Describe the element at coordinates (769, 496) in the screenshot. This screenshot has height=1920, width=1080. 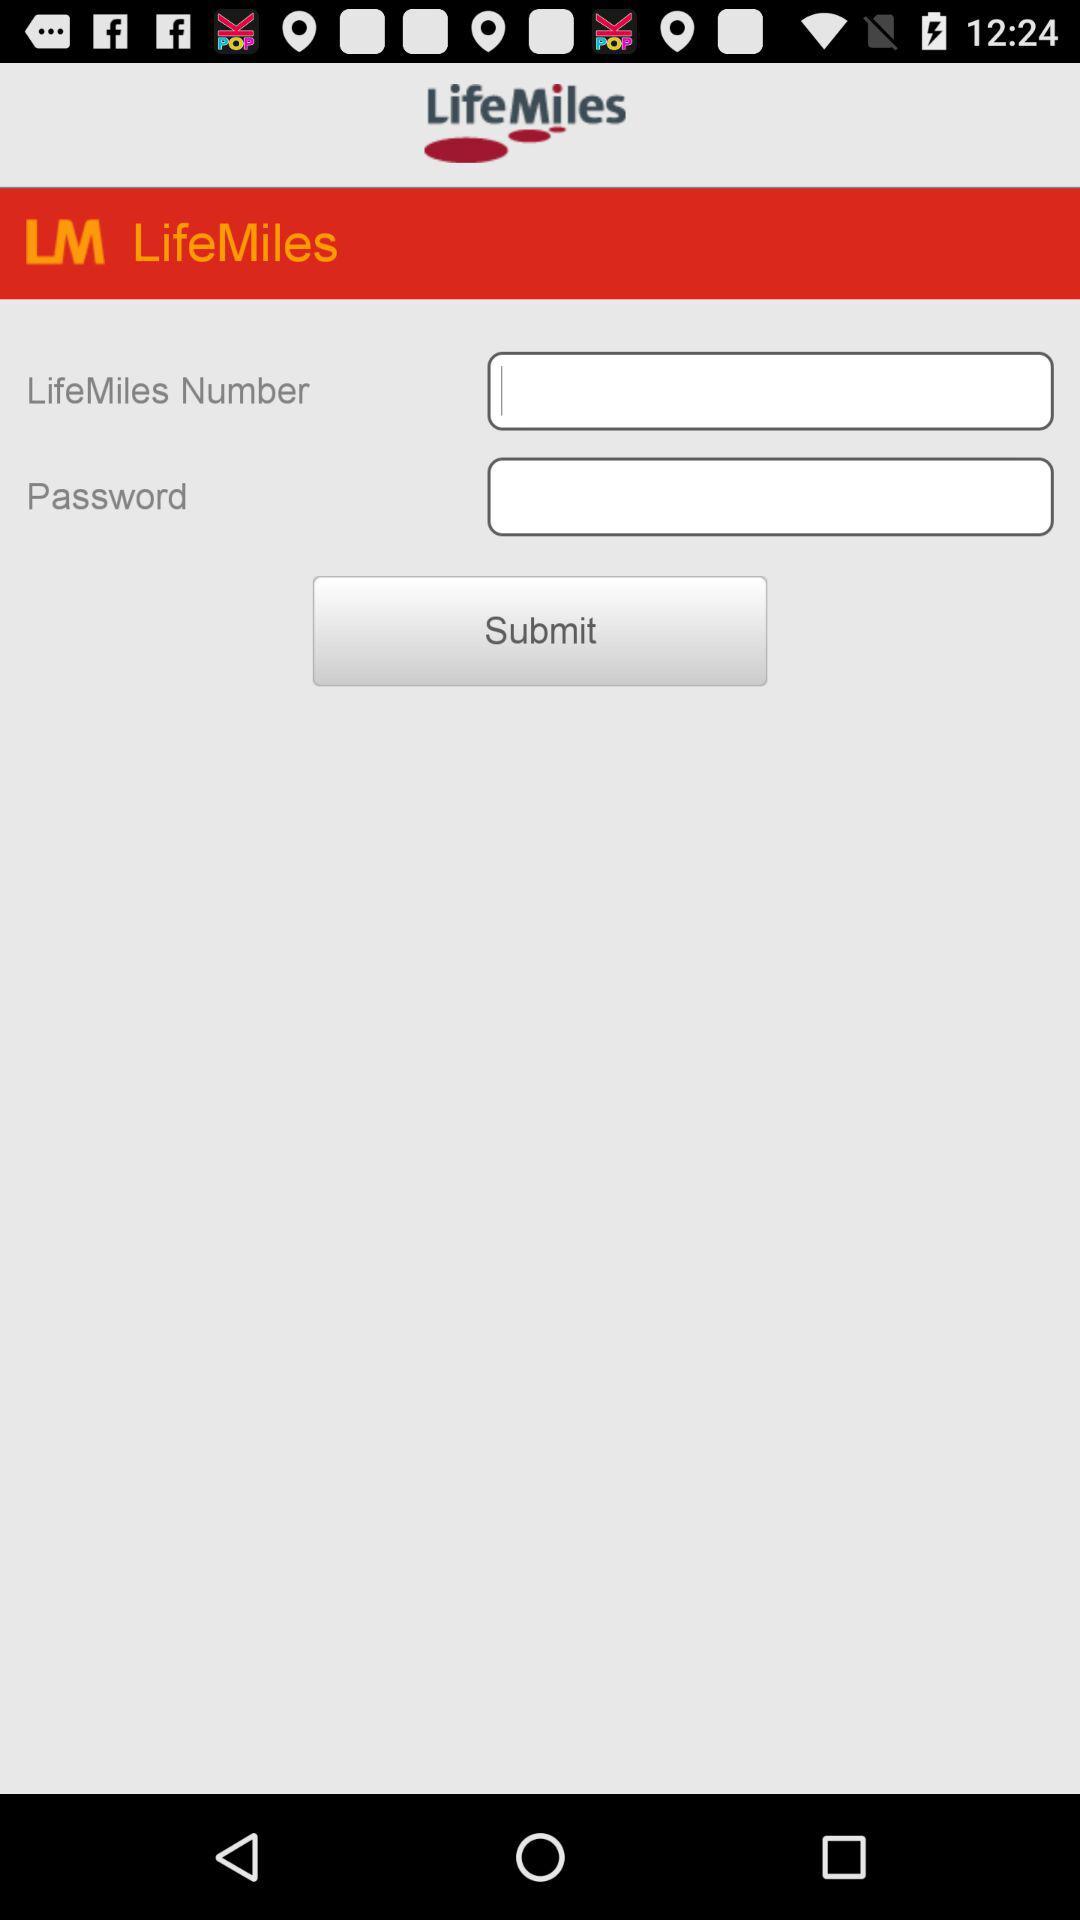
I see `password` at that location.